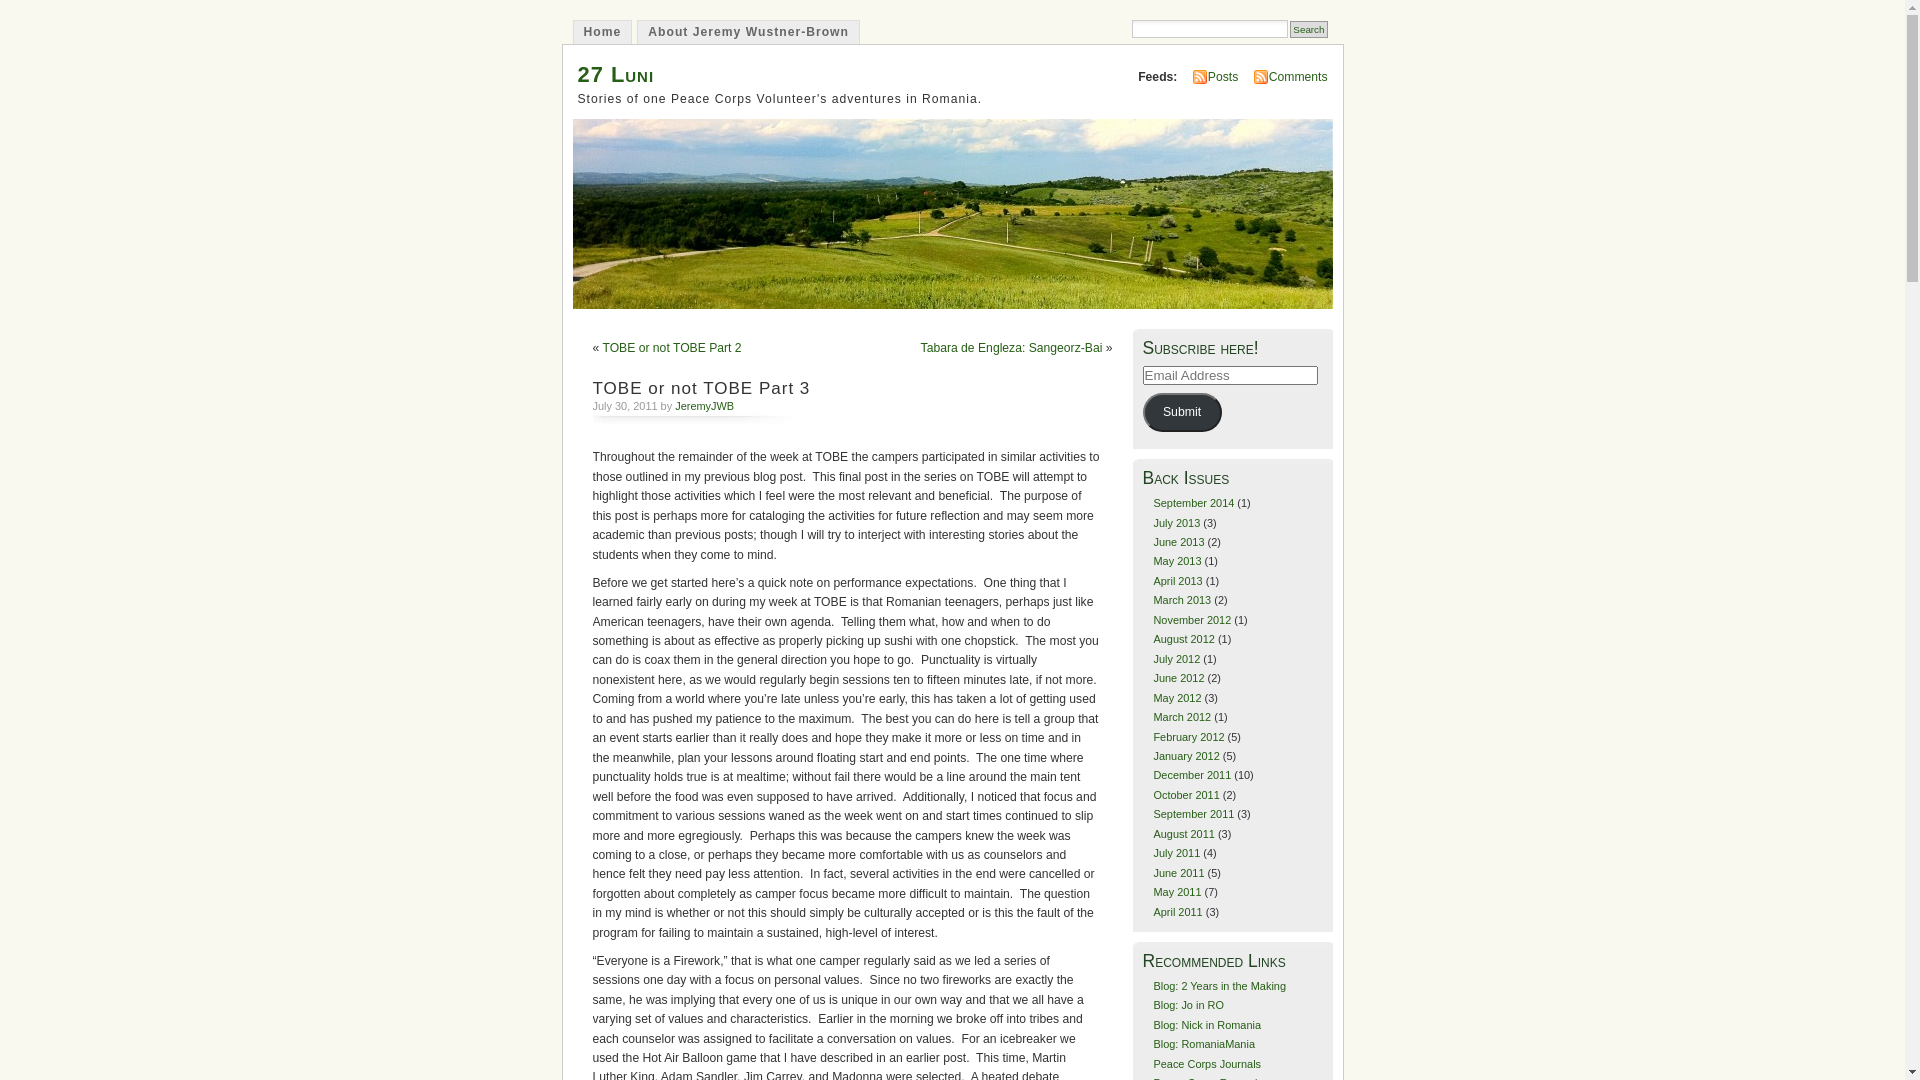 The height and width of the screenshot is (1080, 1920). Describe the element at coordinates (600, 31) in the screenshot. I see `'Home'` at that location.